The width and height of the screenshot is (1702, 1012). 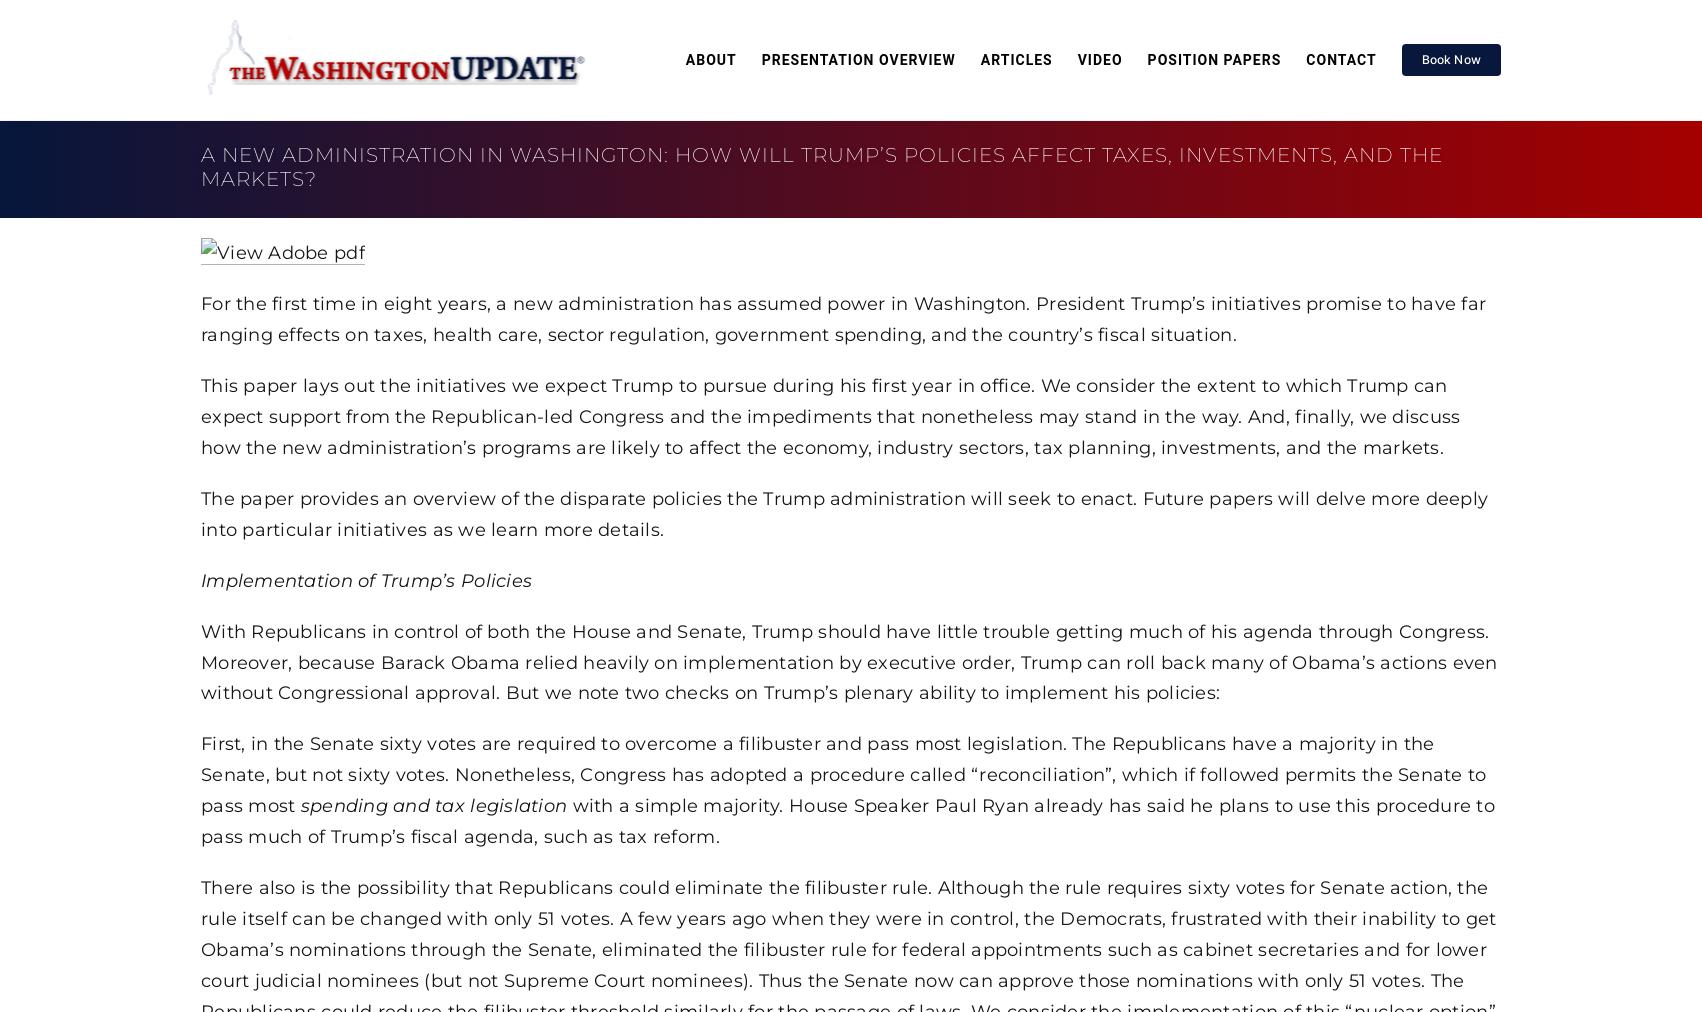 What do you see at coordinates (820, 165) in the screenshot?
I see `'A New Administration in Washington: How Will Trump’s Policies Affect Taxes, Investments, and the Markets?'` at bounding box center [820, 165].